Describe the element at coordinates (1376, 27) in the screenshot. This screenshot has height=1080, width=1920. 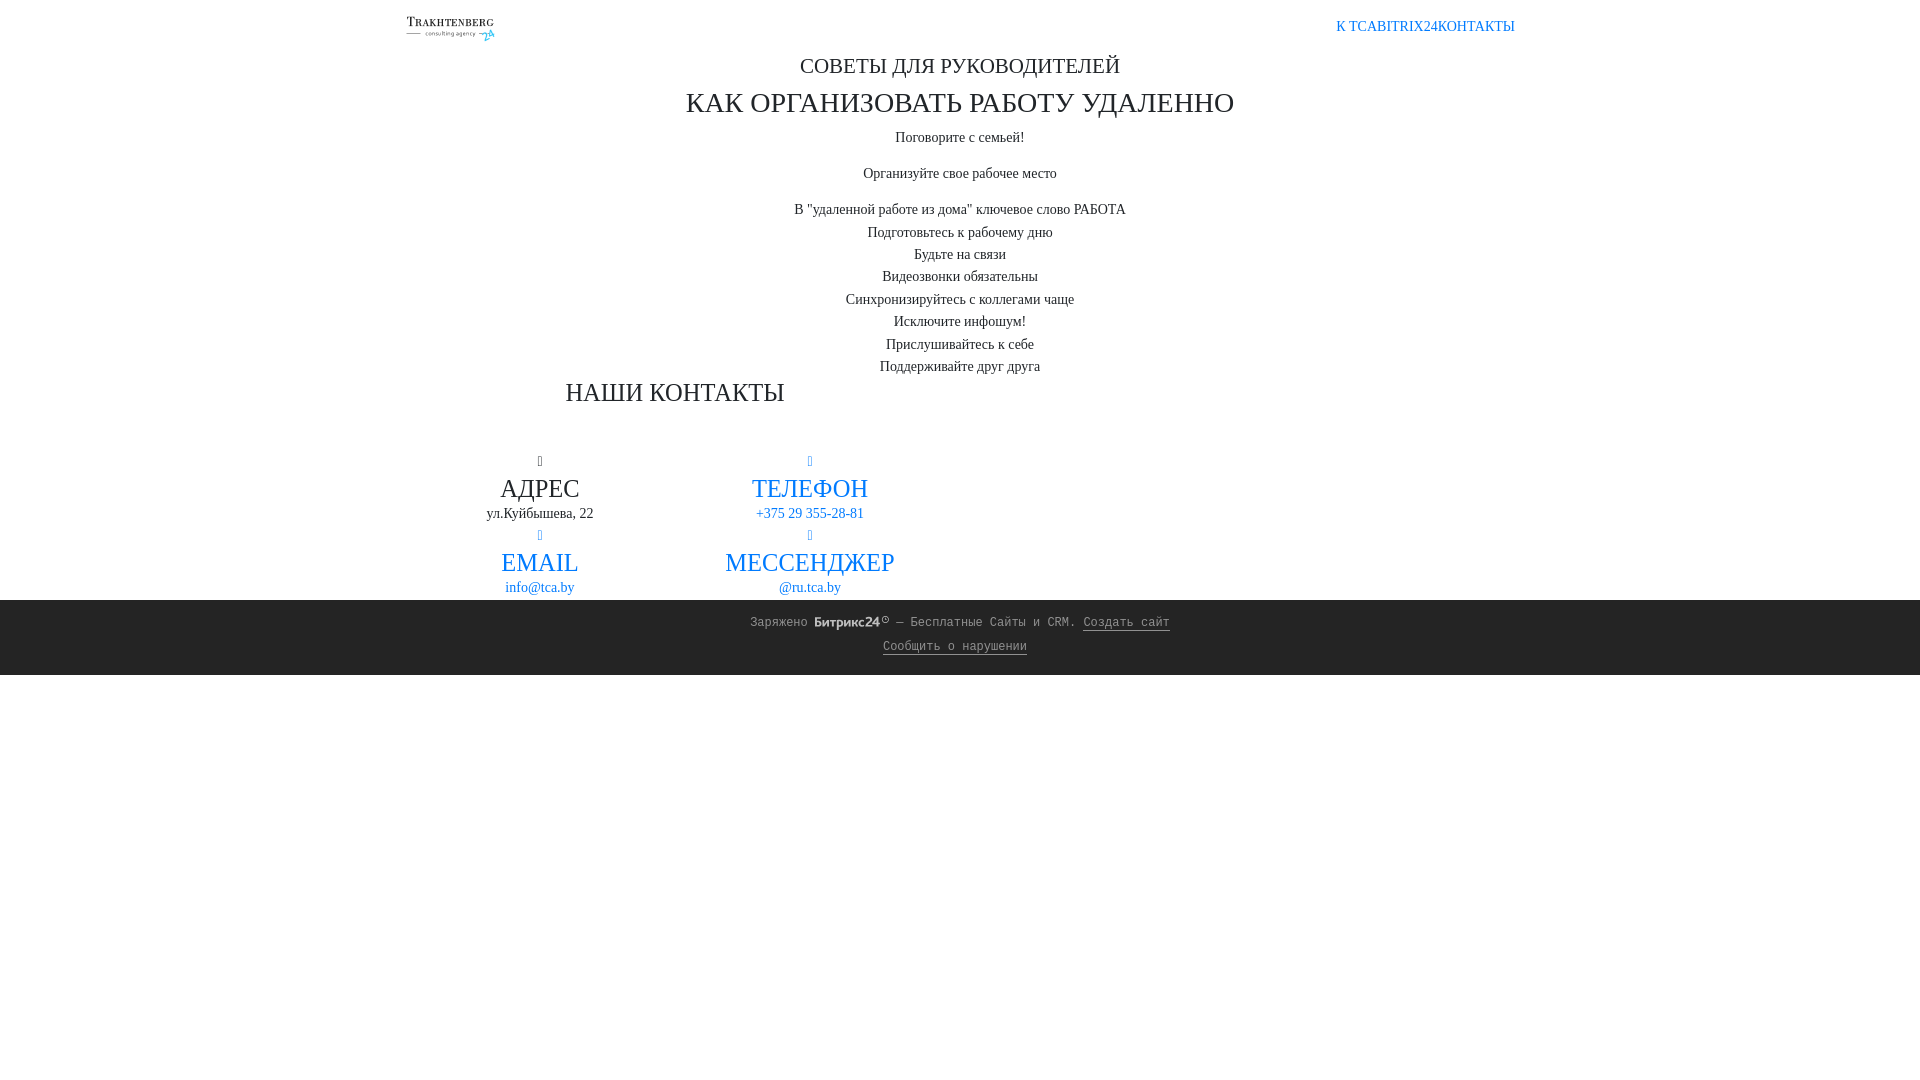
I see `'BITRIX24'` at that location.